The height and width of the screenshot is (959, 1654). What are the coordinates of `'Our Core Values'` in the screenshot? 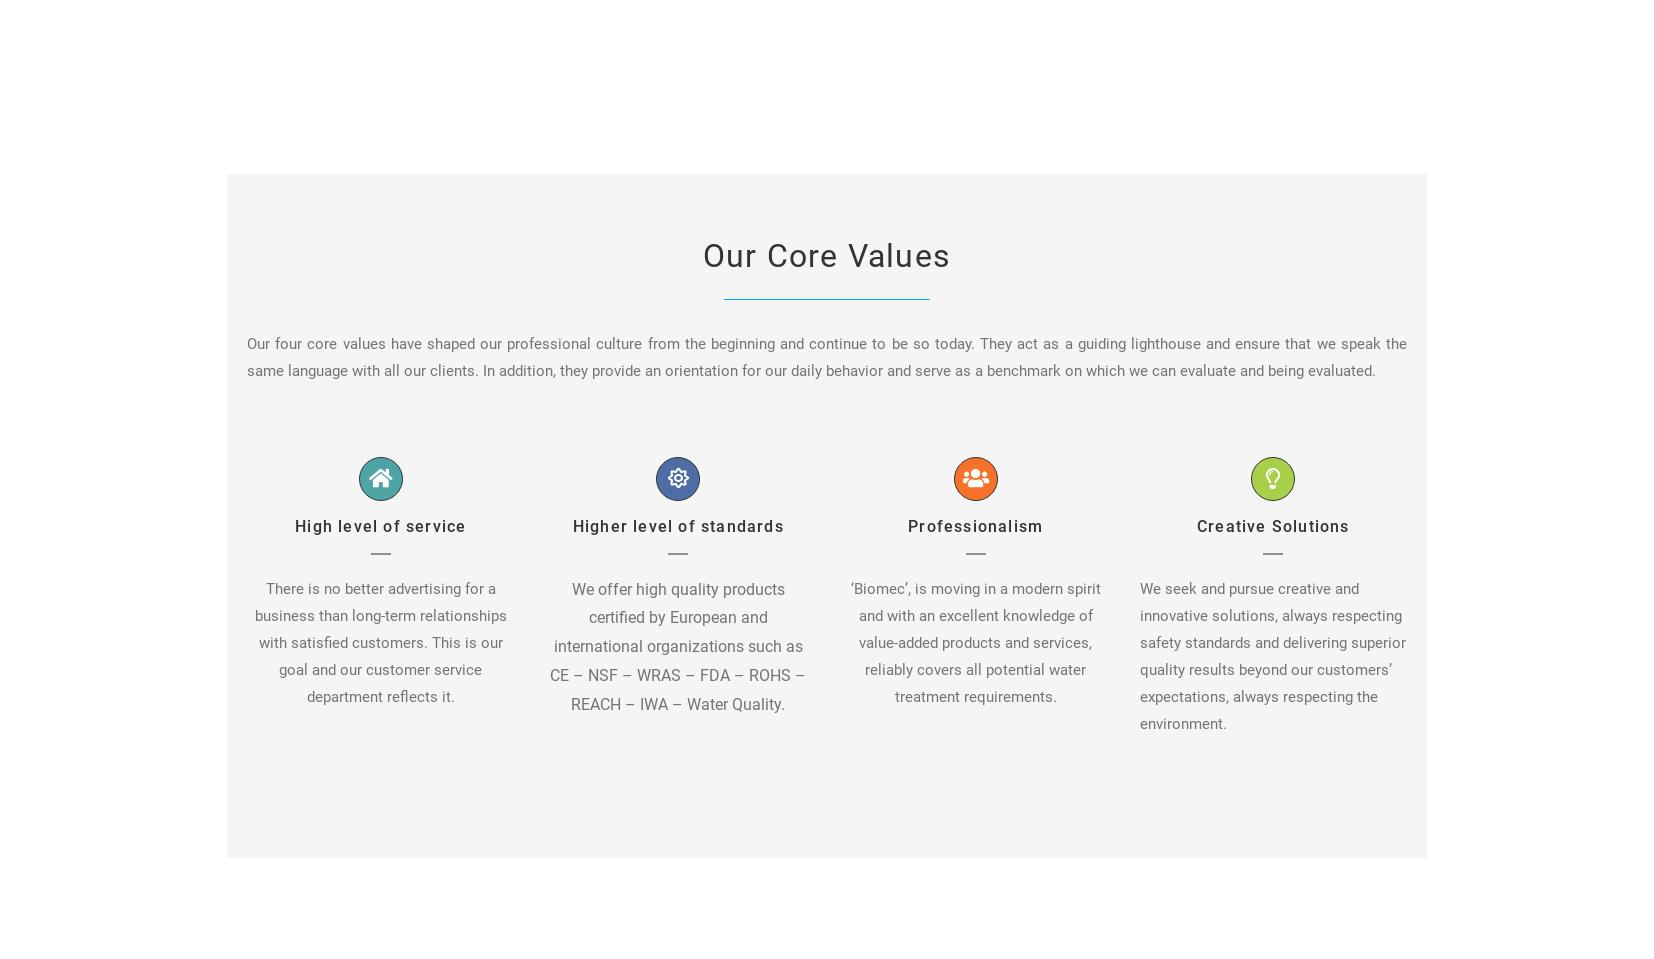 It's located at (827, 254).